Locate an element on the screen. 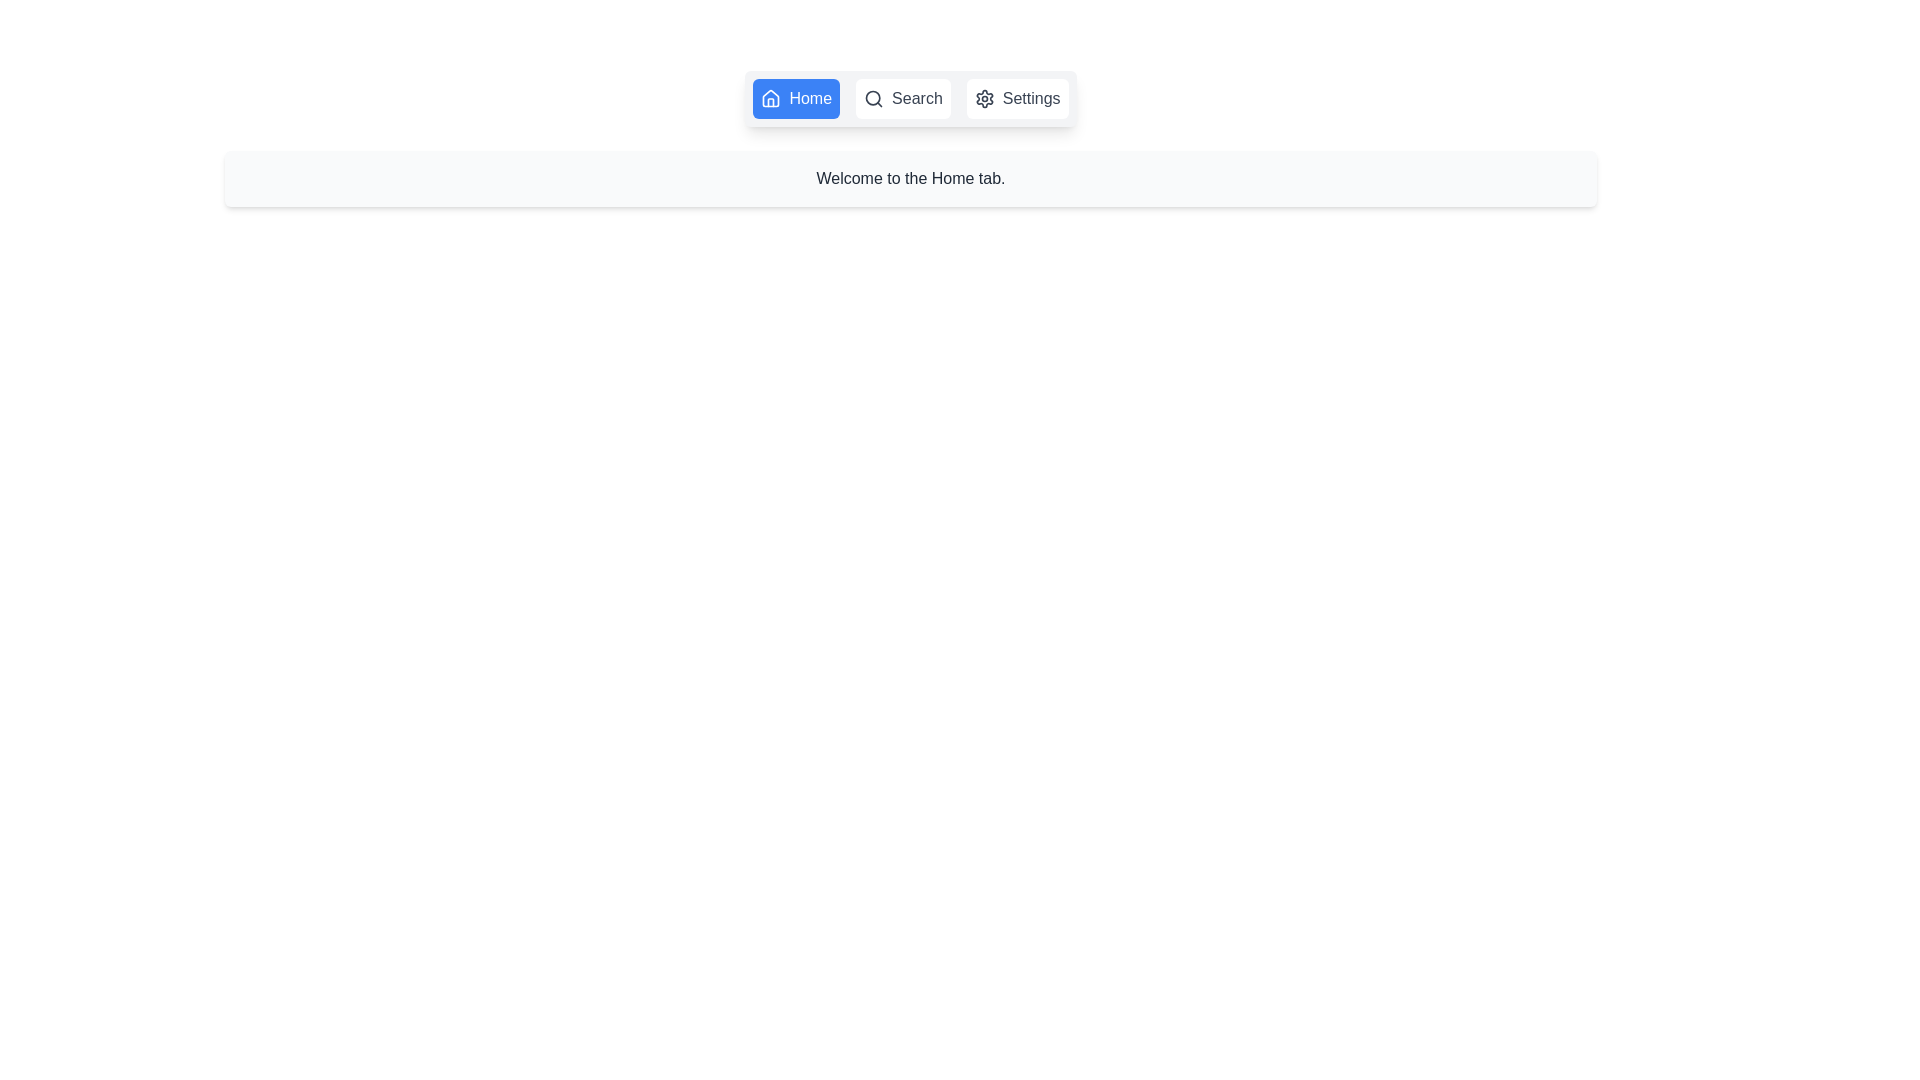  the settings icon, which is the first graphical element within the 'Settings' button on the navigation bar, positioned as the third item from the left is located at coordinates (984, 99).